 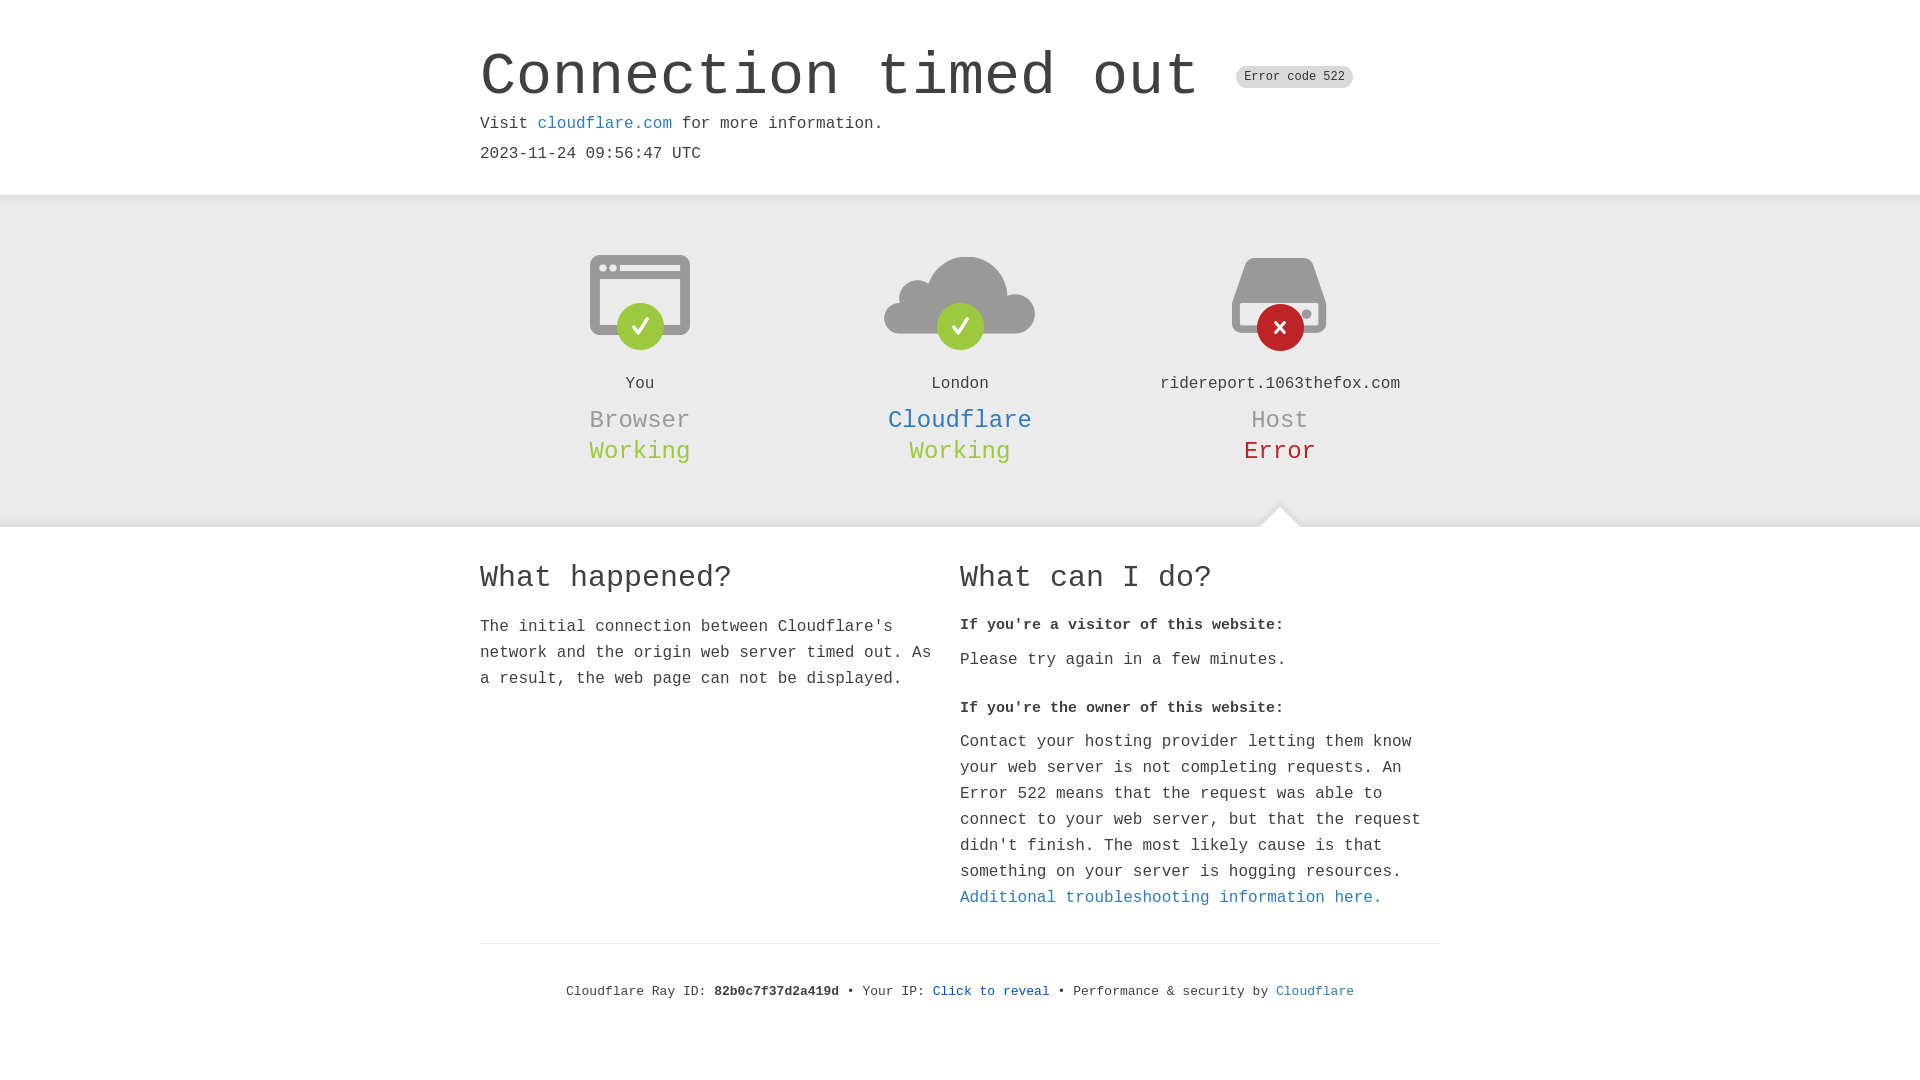 I want to click on 'Cloudflare', so click(x=960, y=419).